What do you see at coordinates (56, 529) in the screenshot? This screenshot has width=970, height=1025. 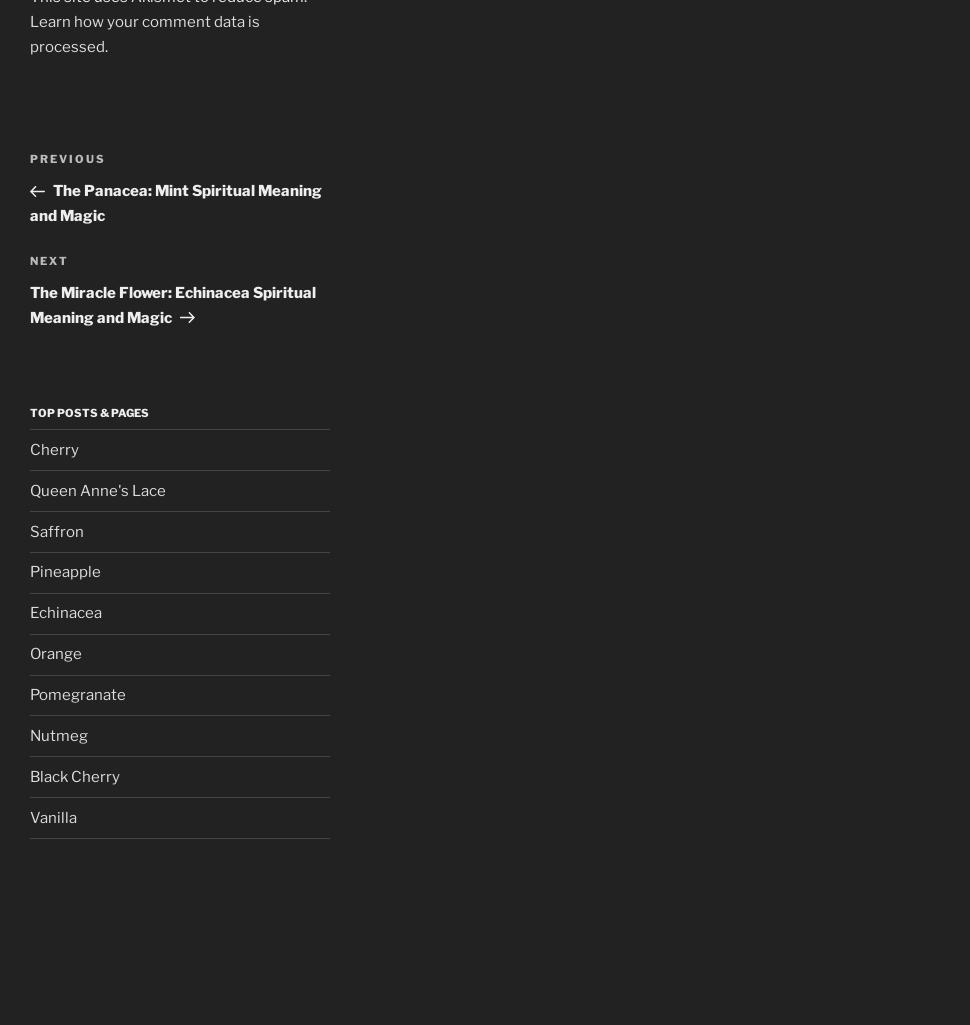 I see `'Saffron'` at bounding box center [56, 529].